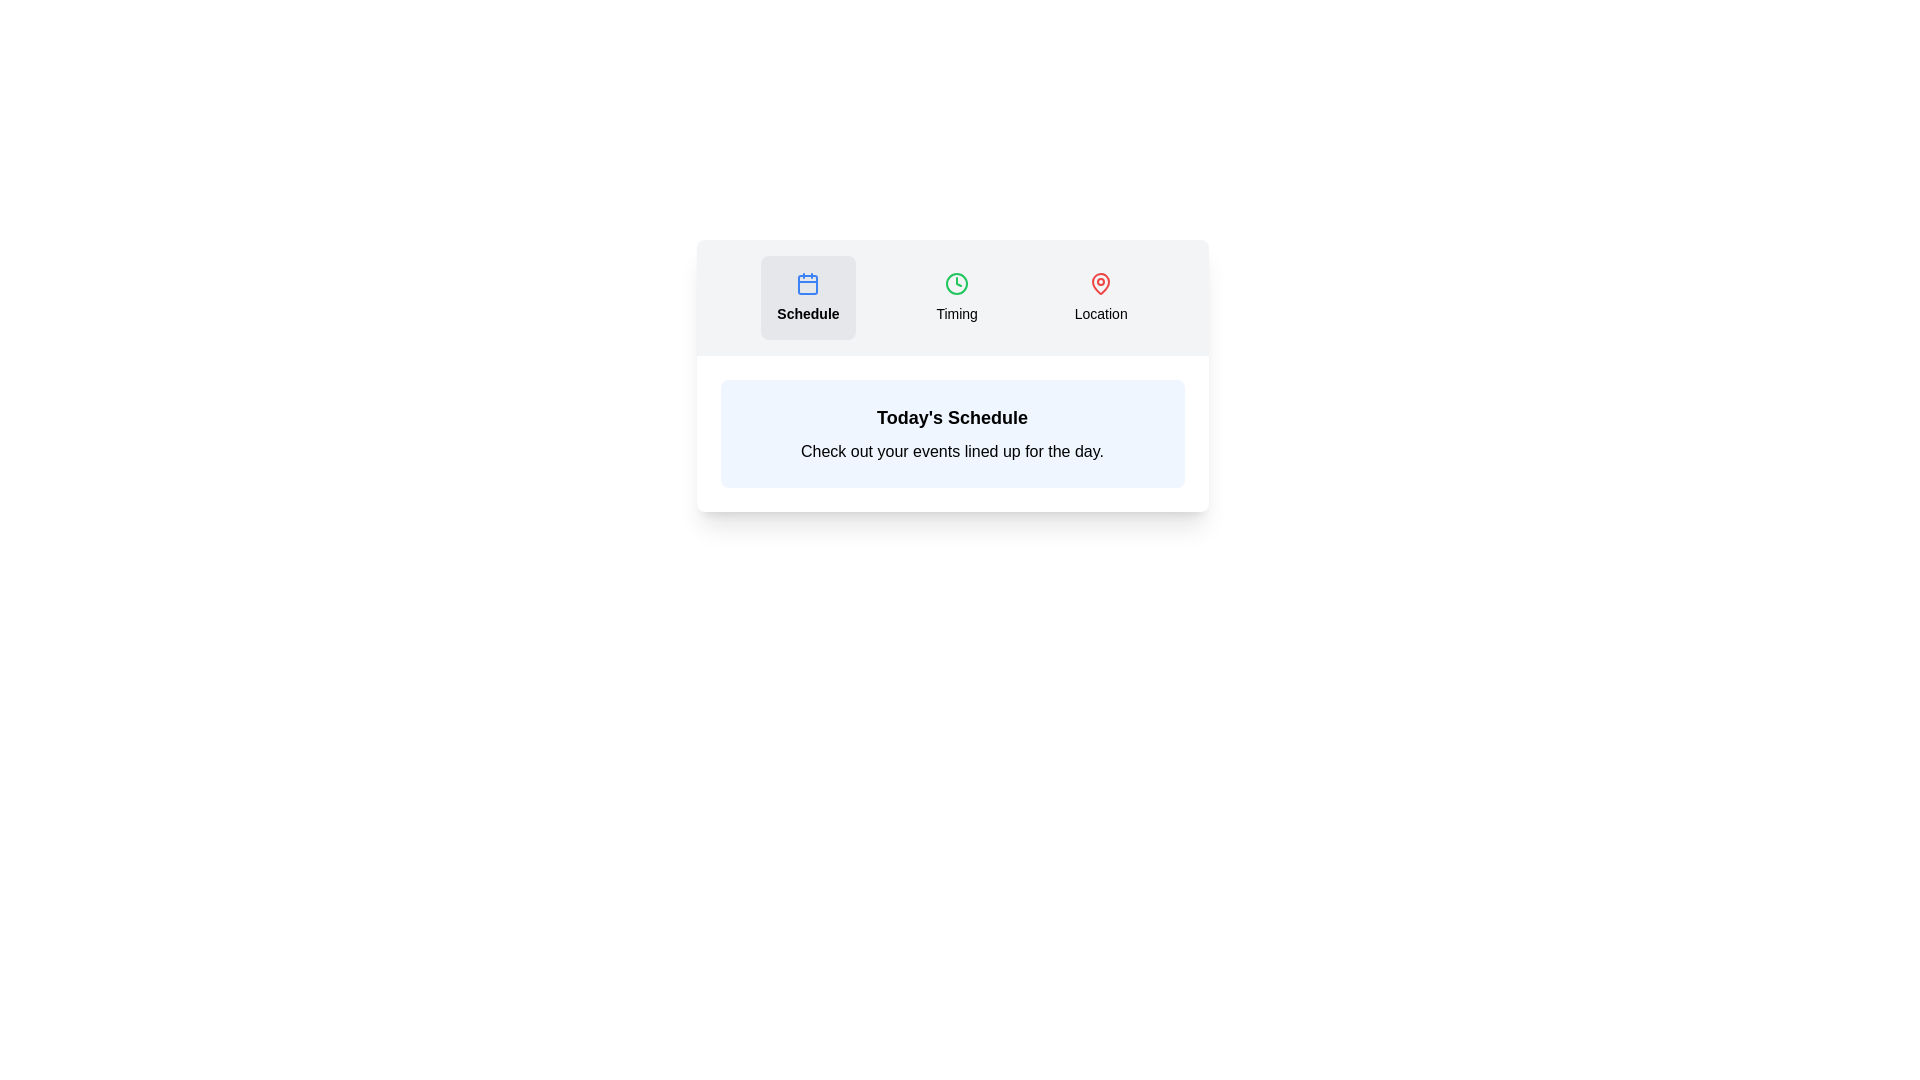 The image size is (1920, 1080). What do you see at coordinates (956, 297) in the screenshot?
I see `the tab labeled Timing` at bounding box center [956, 297].